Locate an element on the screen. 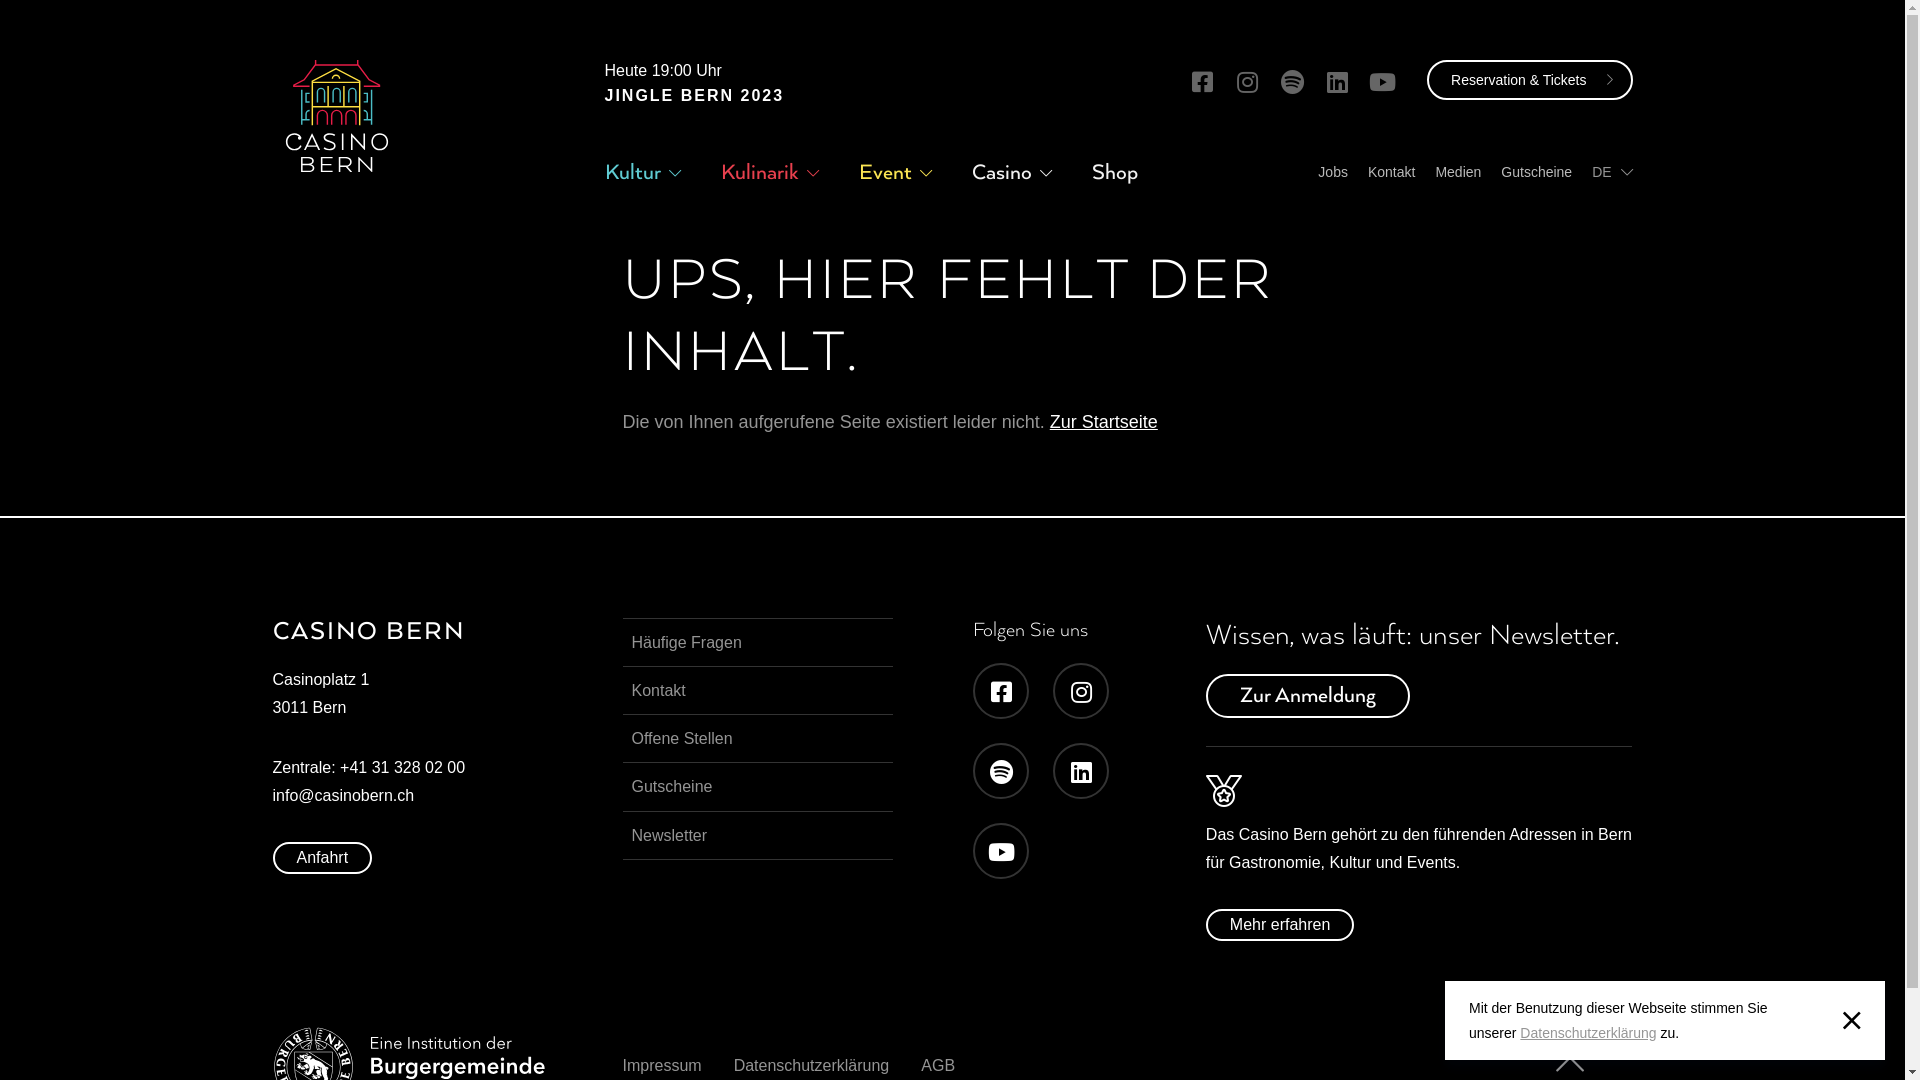 This screenshot has height=1080, width=1920. 'Kontakt' is located at coordinates (1390, 171).